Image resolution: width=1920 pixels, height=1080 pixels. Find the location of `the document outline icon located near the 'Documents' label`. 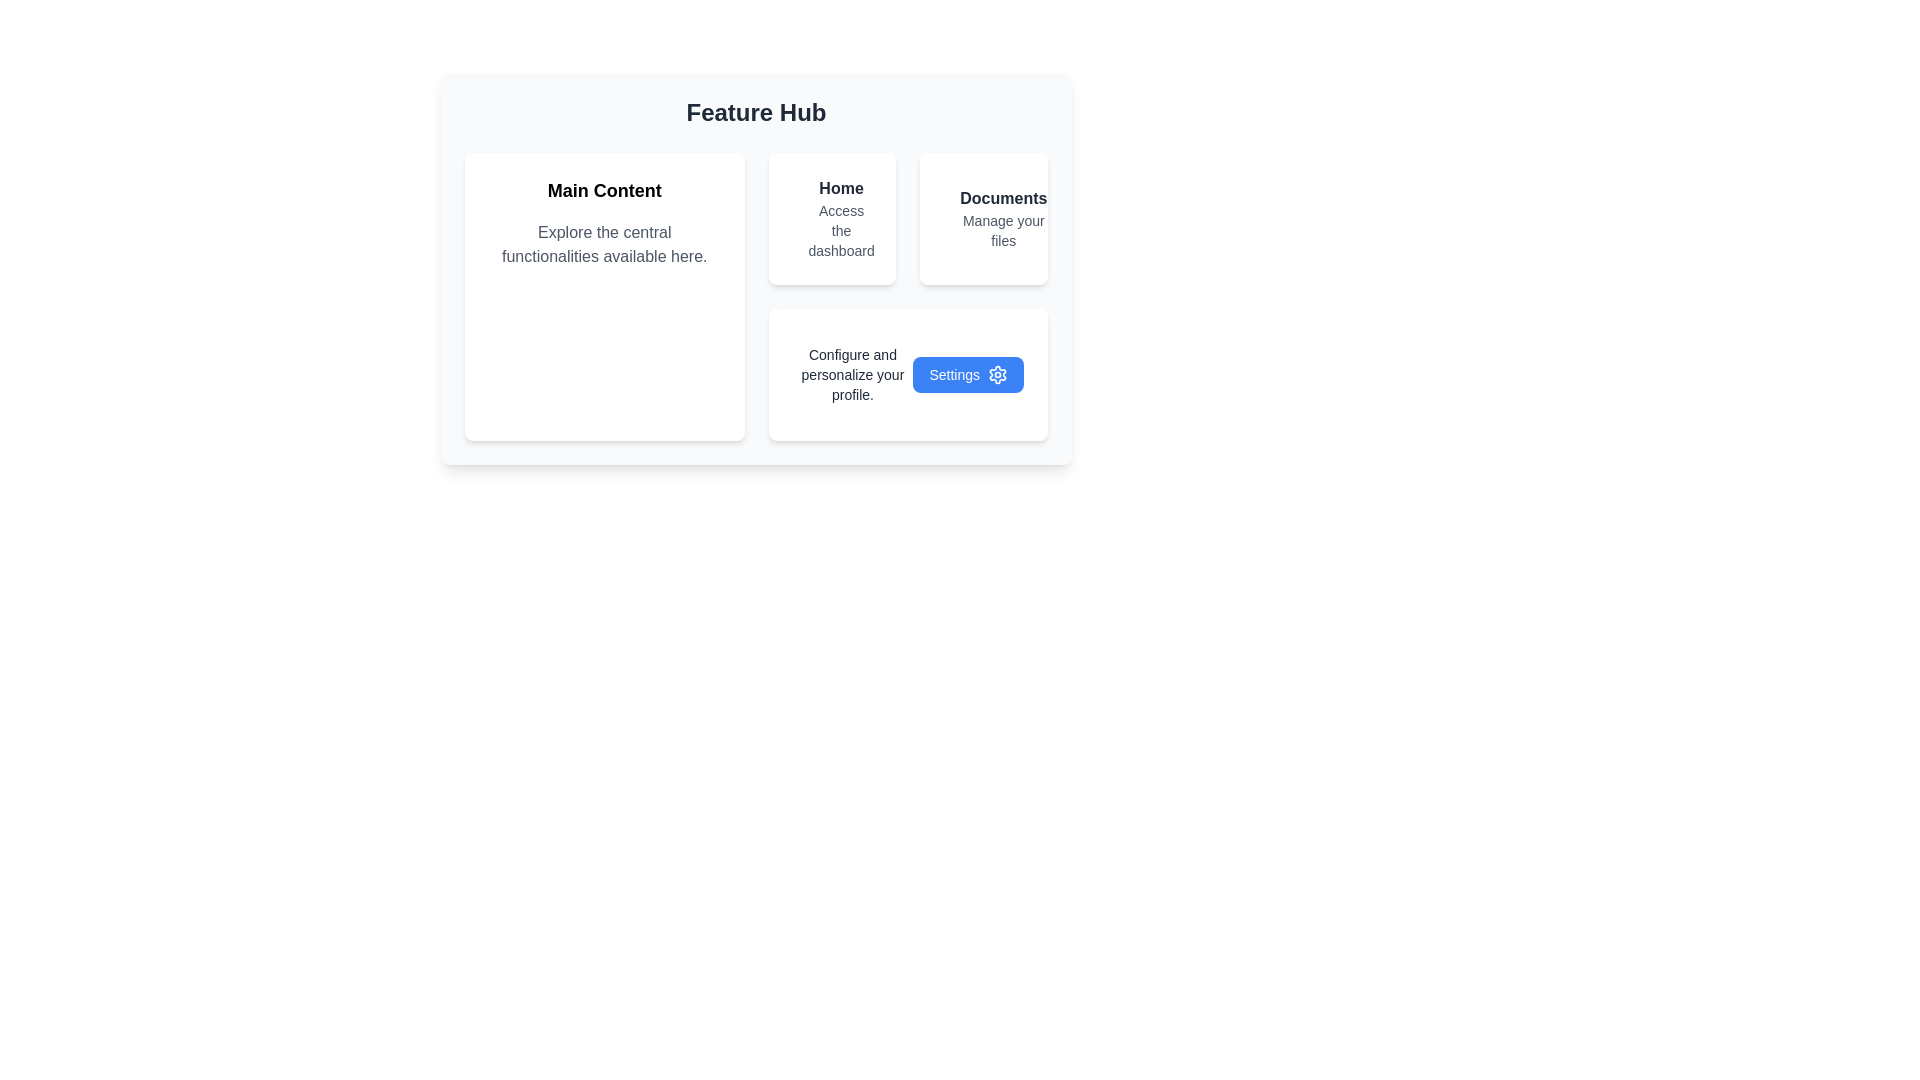

the document outline icon located near the 'Documents' label is located at coordinates (955, 215).